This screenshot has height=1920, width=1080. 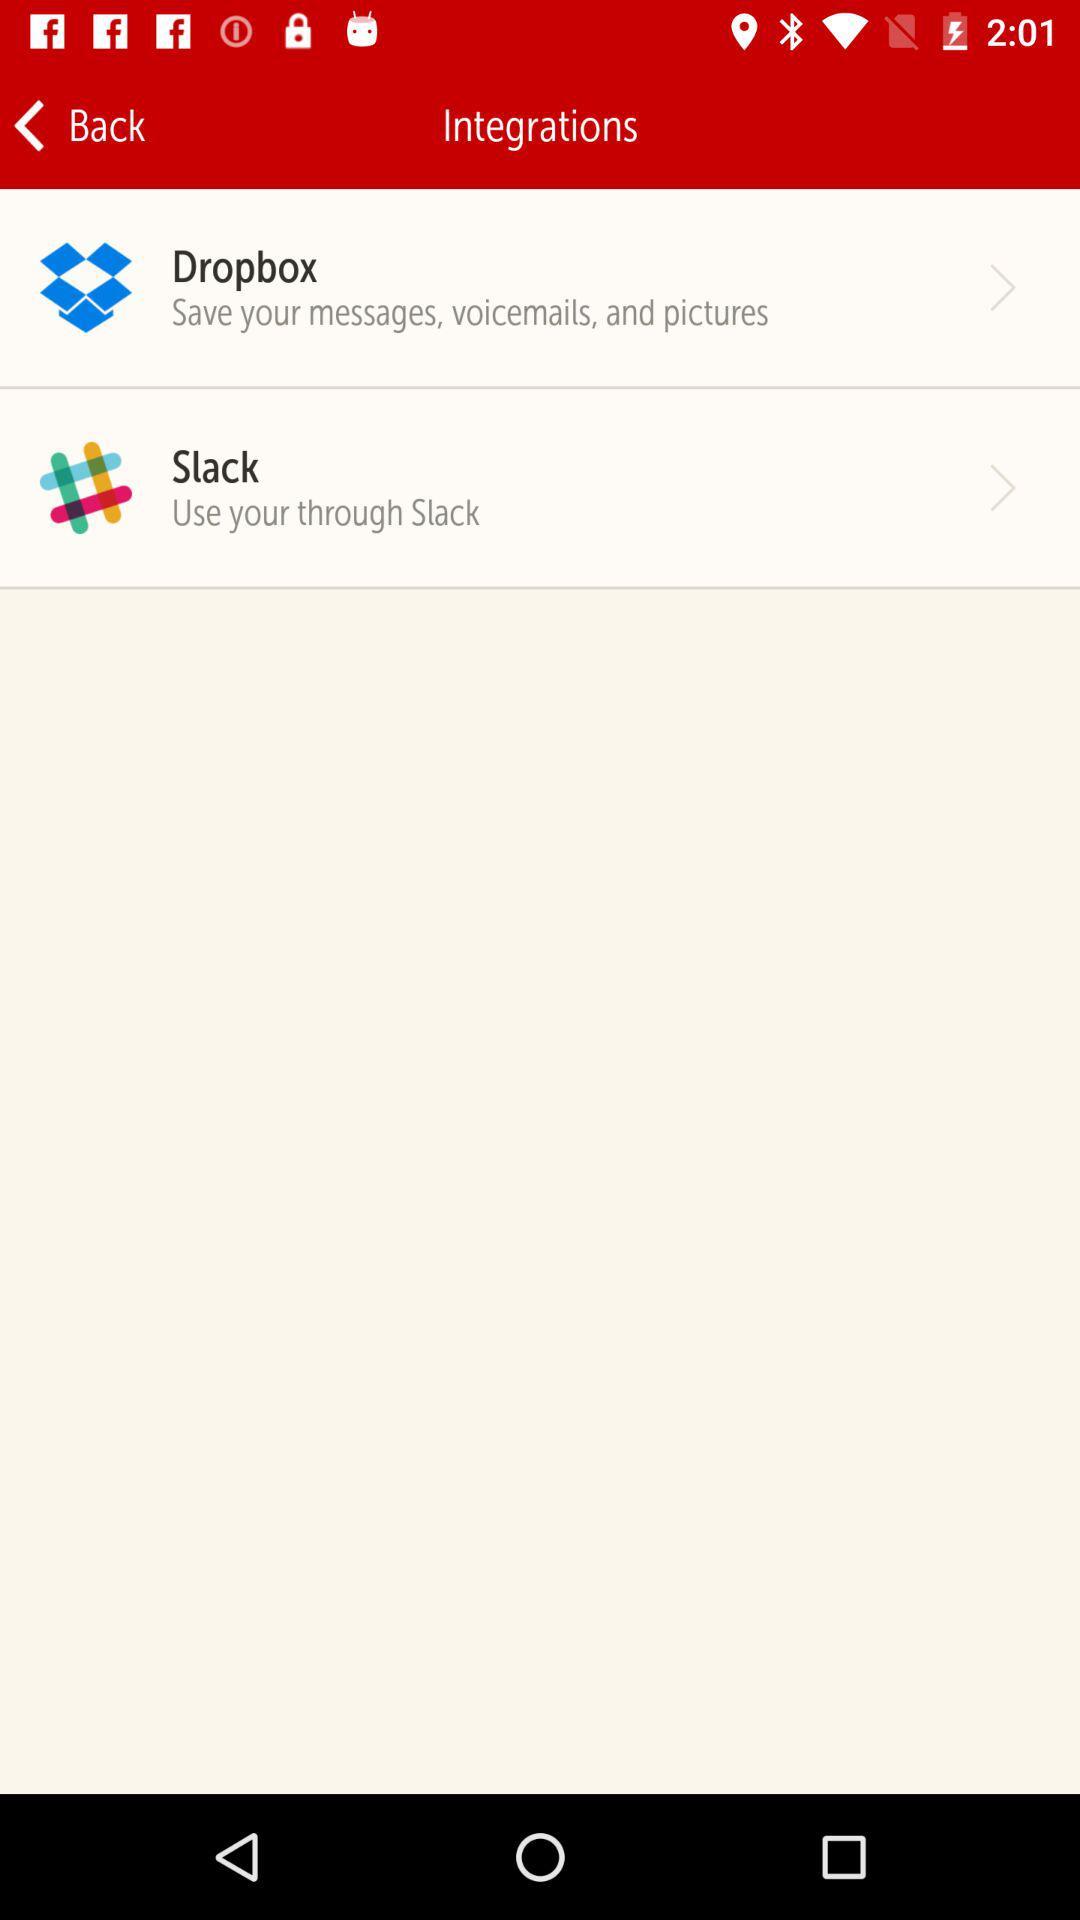 I want to click on icon below the dropbox, so click(x=470, y=311).